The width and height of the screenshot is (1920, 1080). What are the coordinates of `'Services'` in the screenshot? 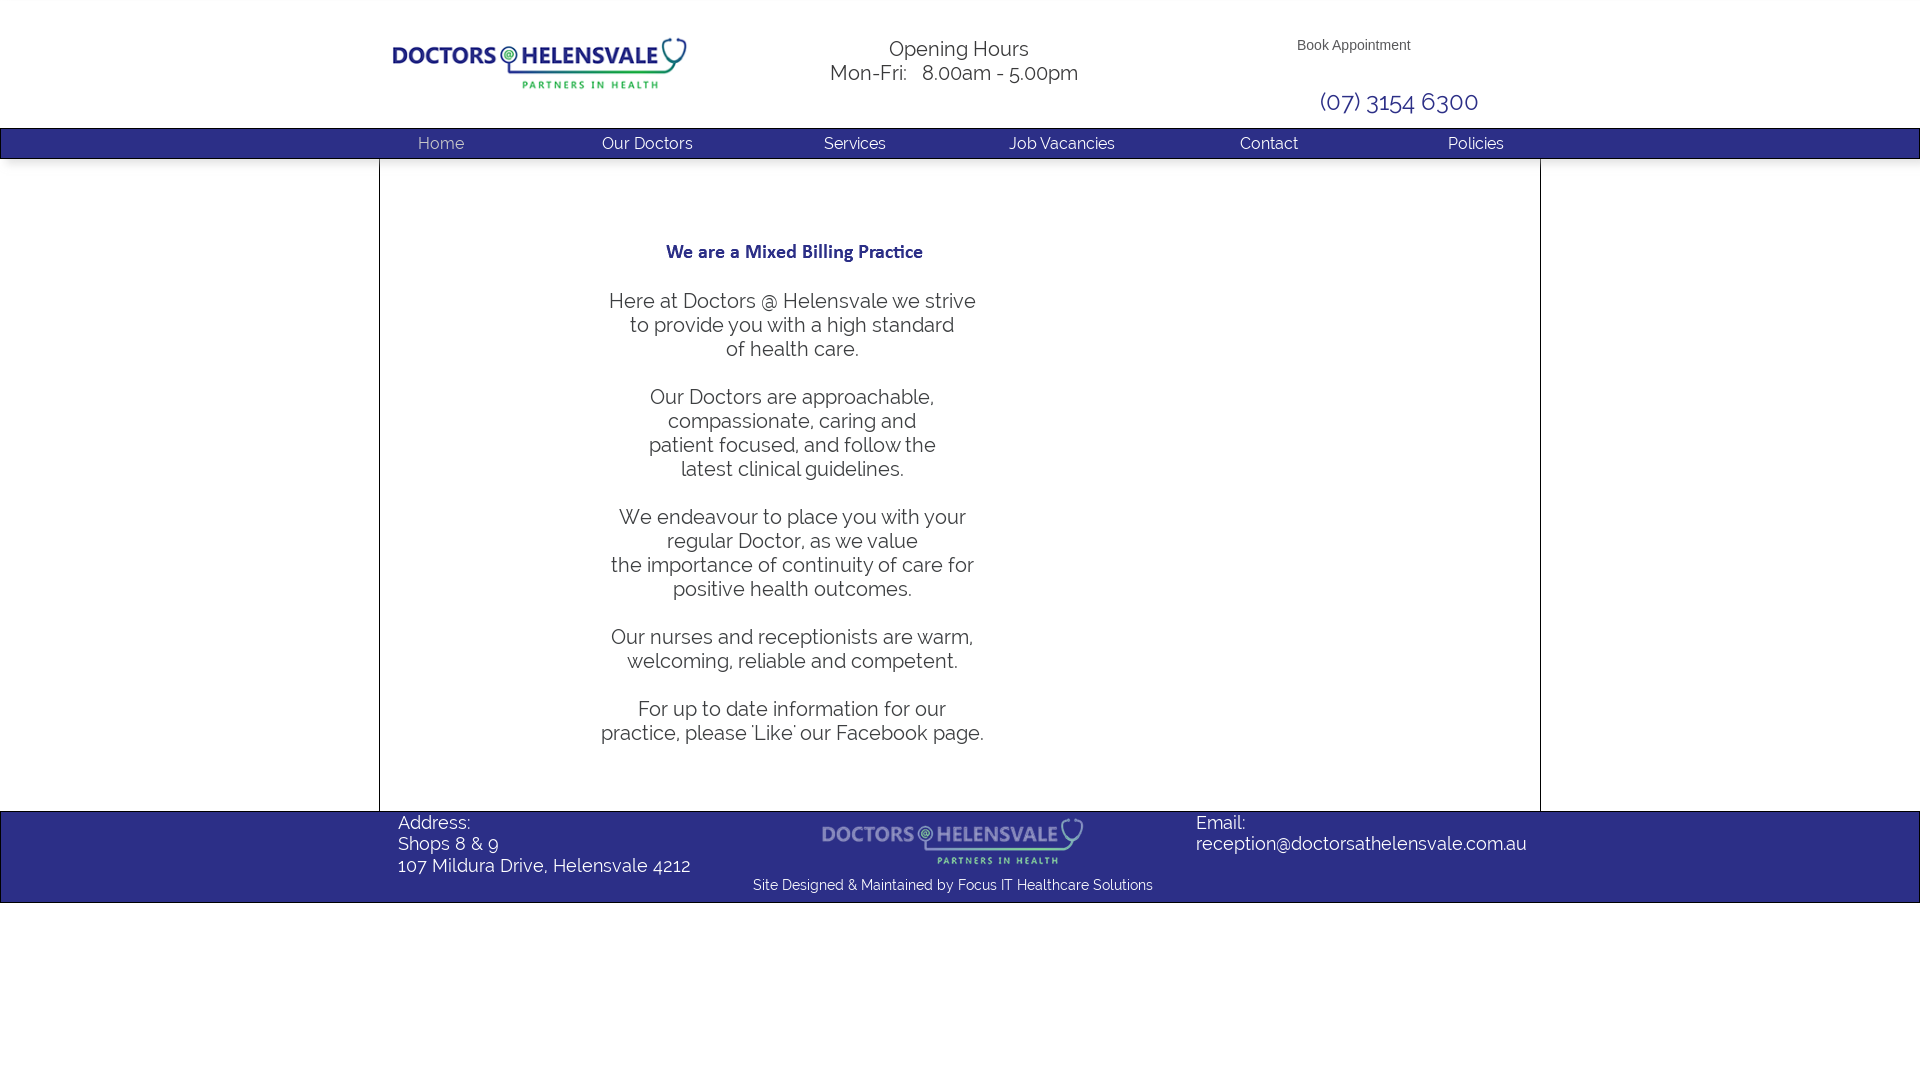 It's located at (751, 142).